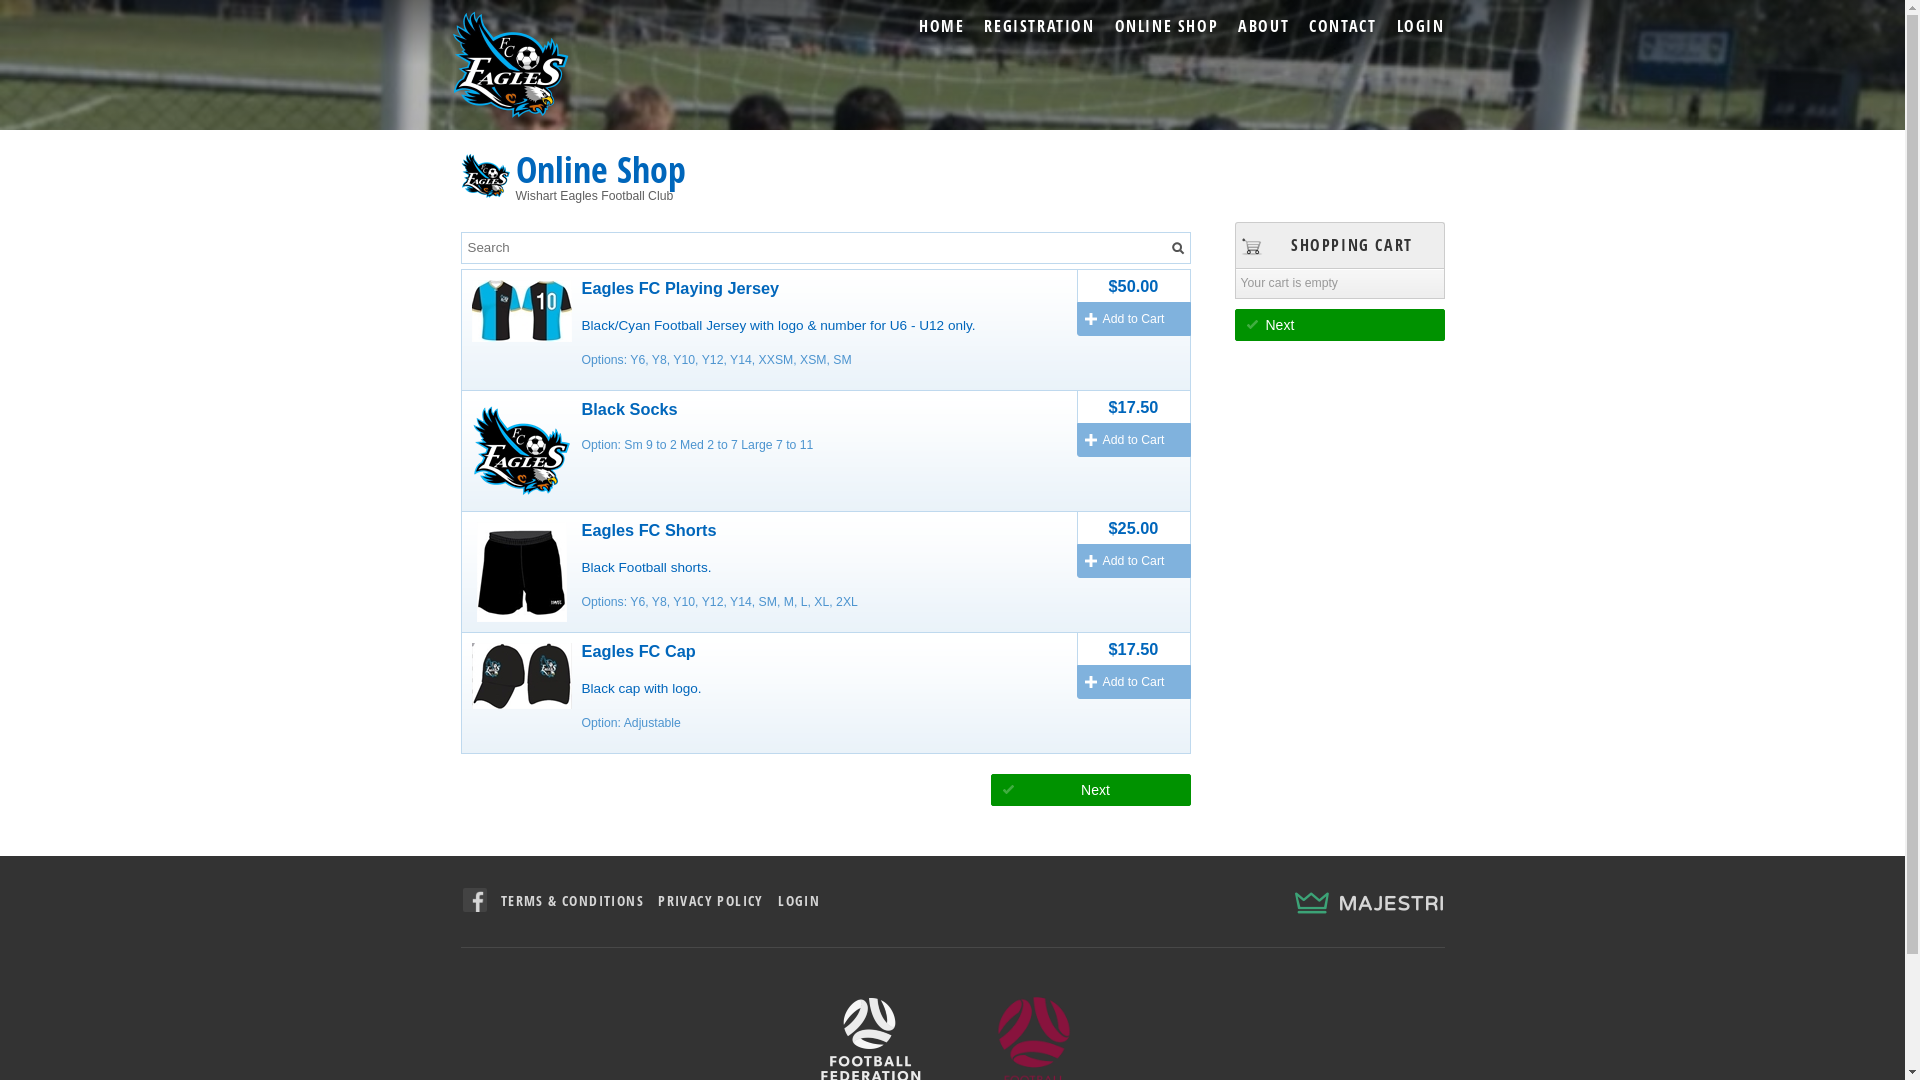 This screenshot has height=1080, width=1920. Describe the element at coordinates (797, 900) in the screenshot. I see `'LOGIN'` at that location.